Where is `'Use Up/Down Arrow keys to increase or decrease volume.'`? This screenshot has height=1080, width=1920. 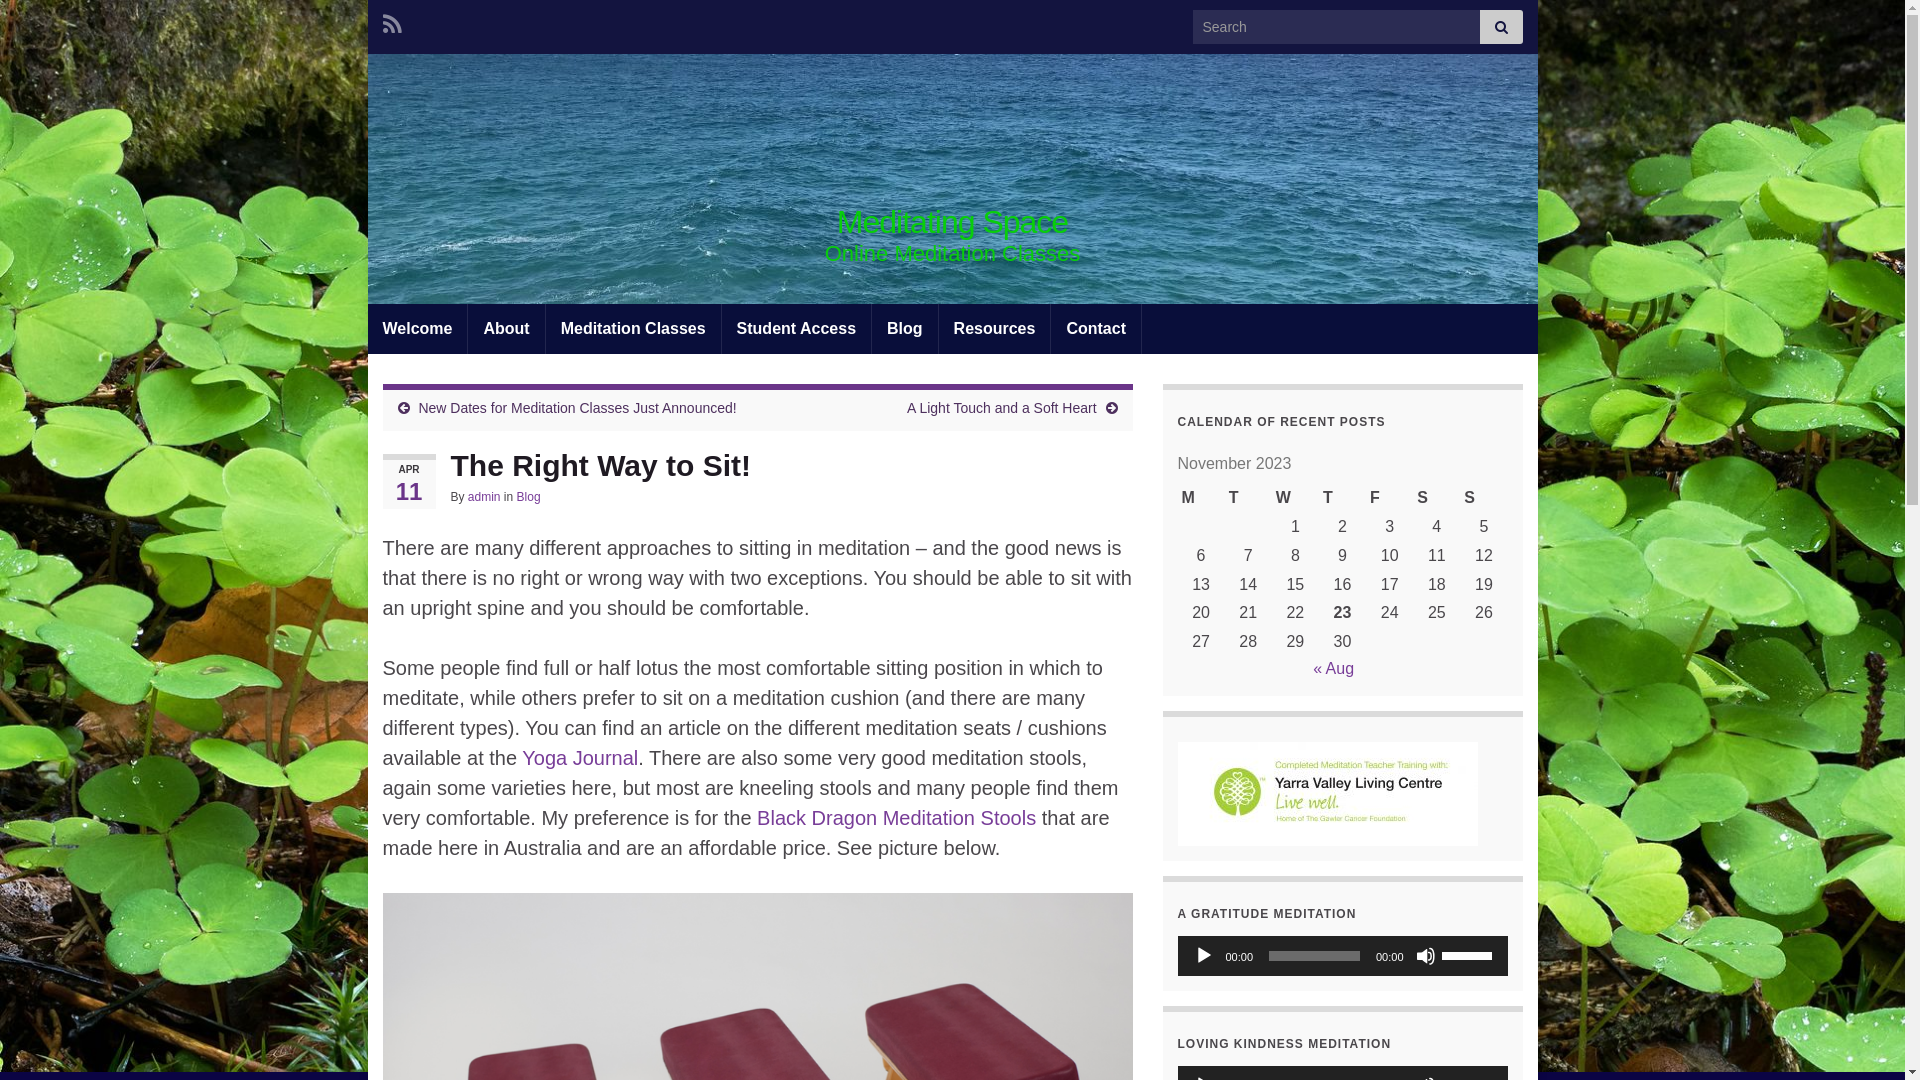
'Use Up/Down Arrow keys to increase or decrease volume.' is located at coordinates (1469, 952).